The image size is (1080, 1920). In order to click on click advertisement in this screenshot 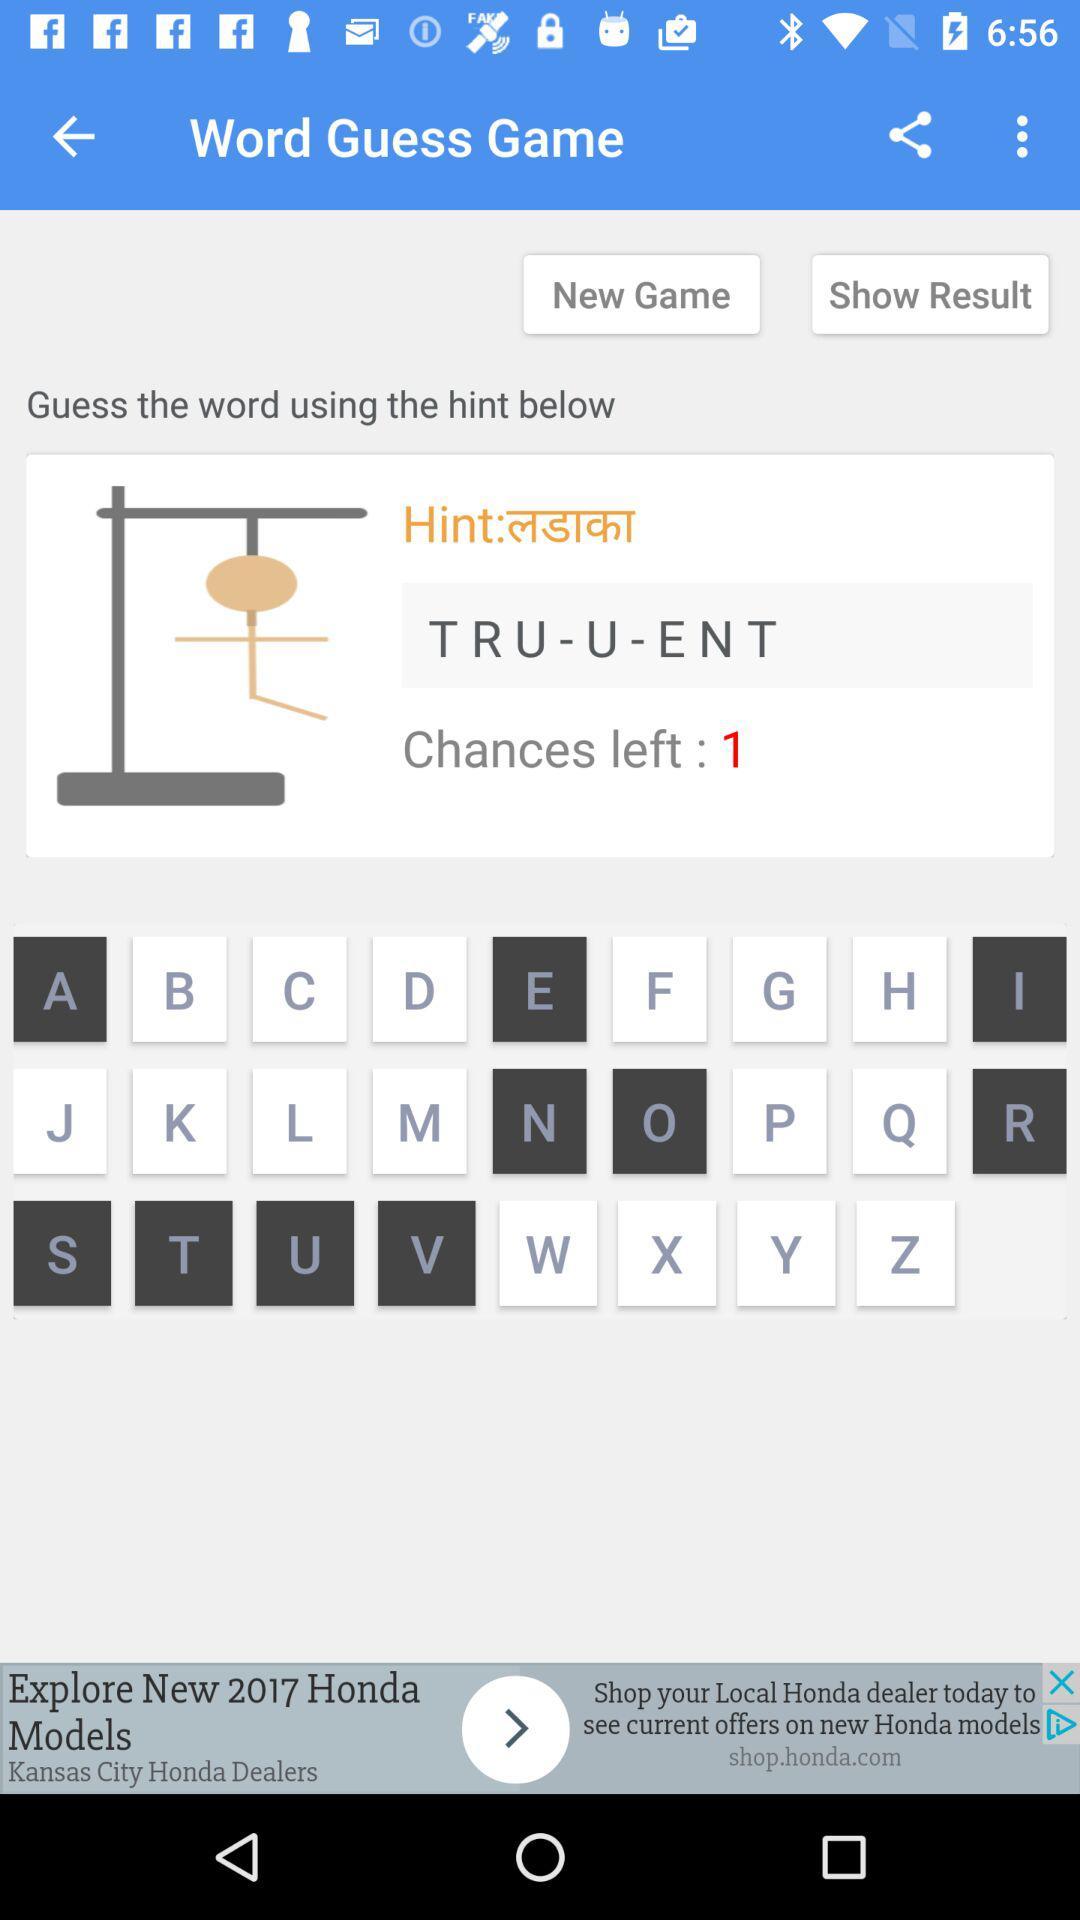, I will do `click(540, 1727)`.